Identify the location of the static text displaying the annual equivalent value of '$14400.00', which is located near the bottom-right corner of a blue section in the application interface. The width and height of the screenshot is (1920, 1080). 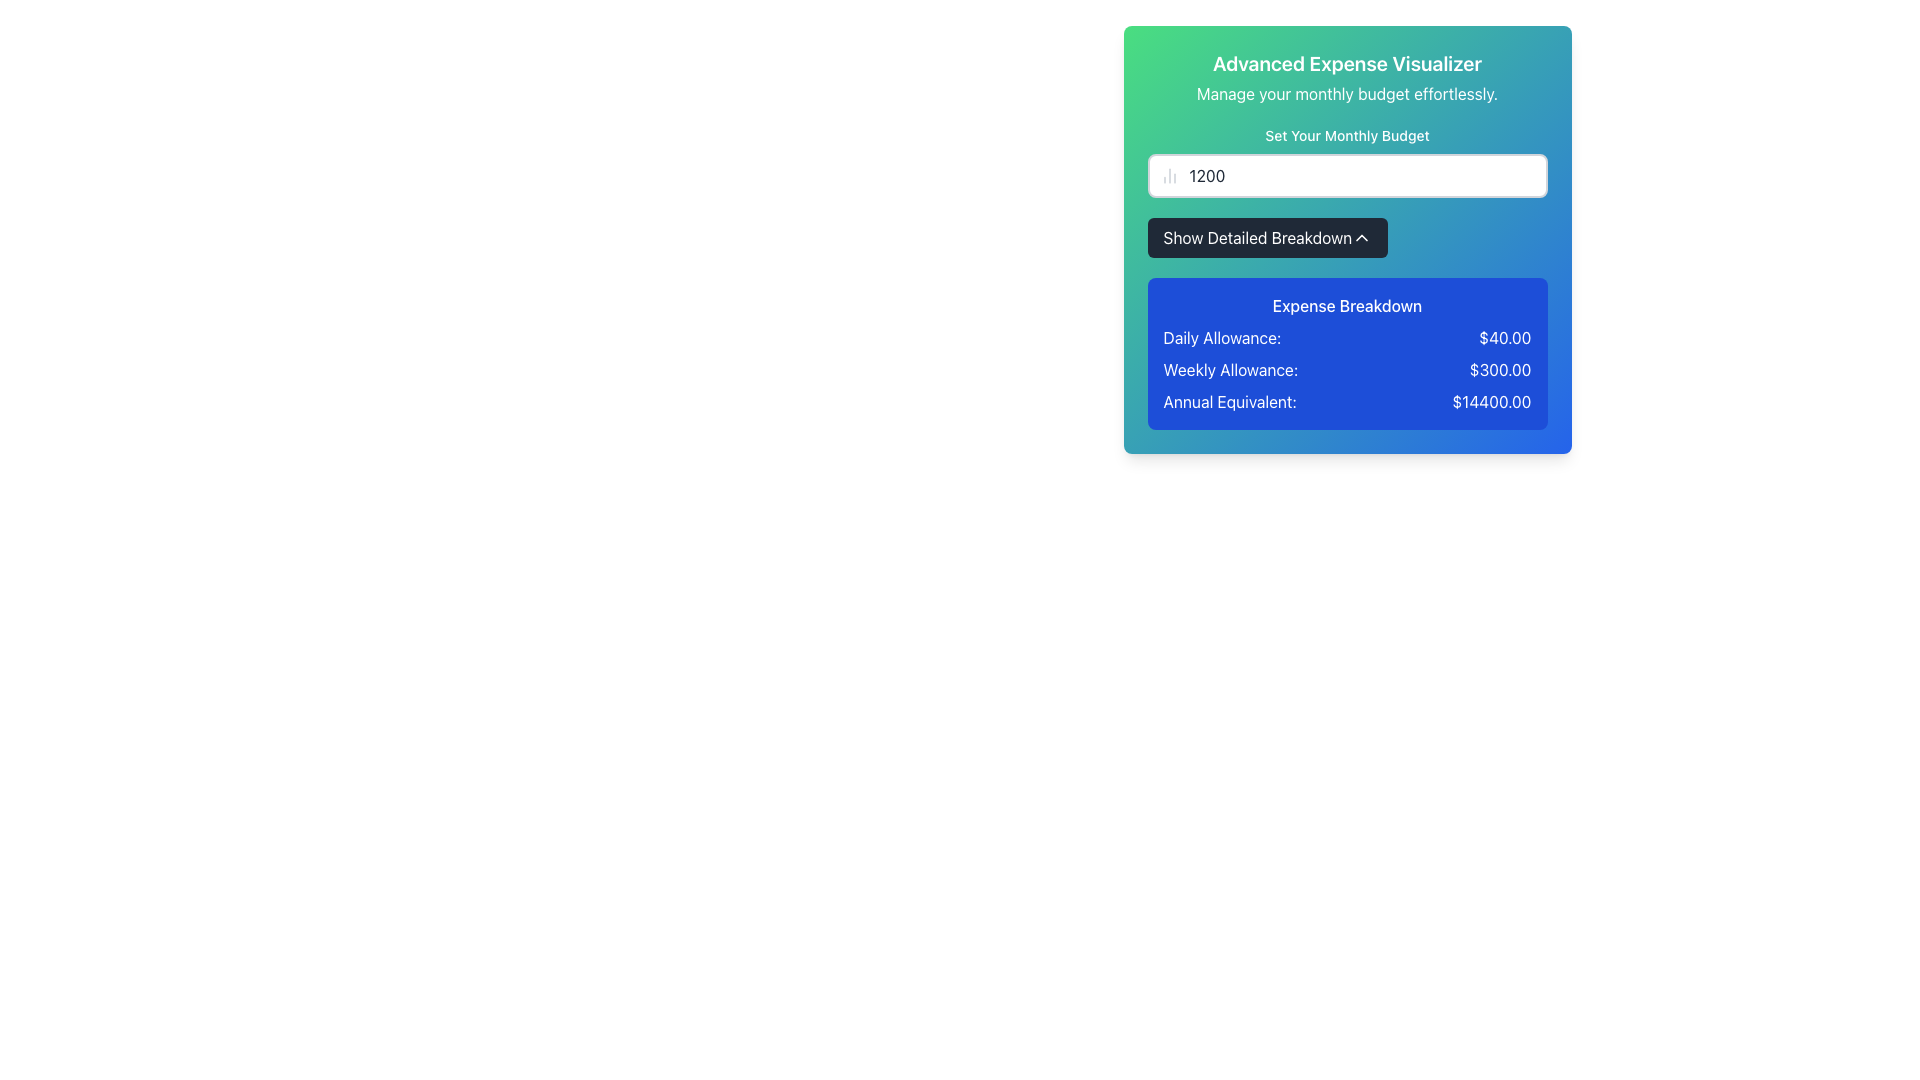
(1492, 401).